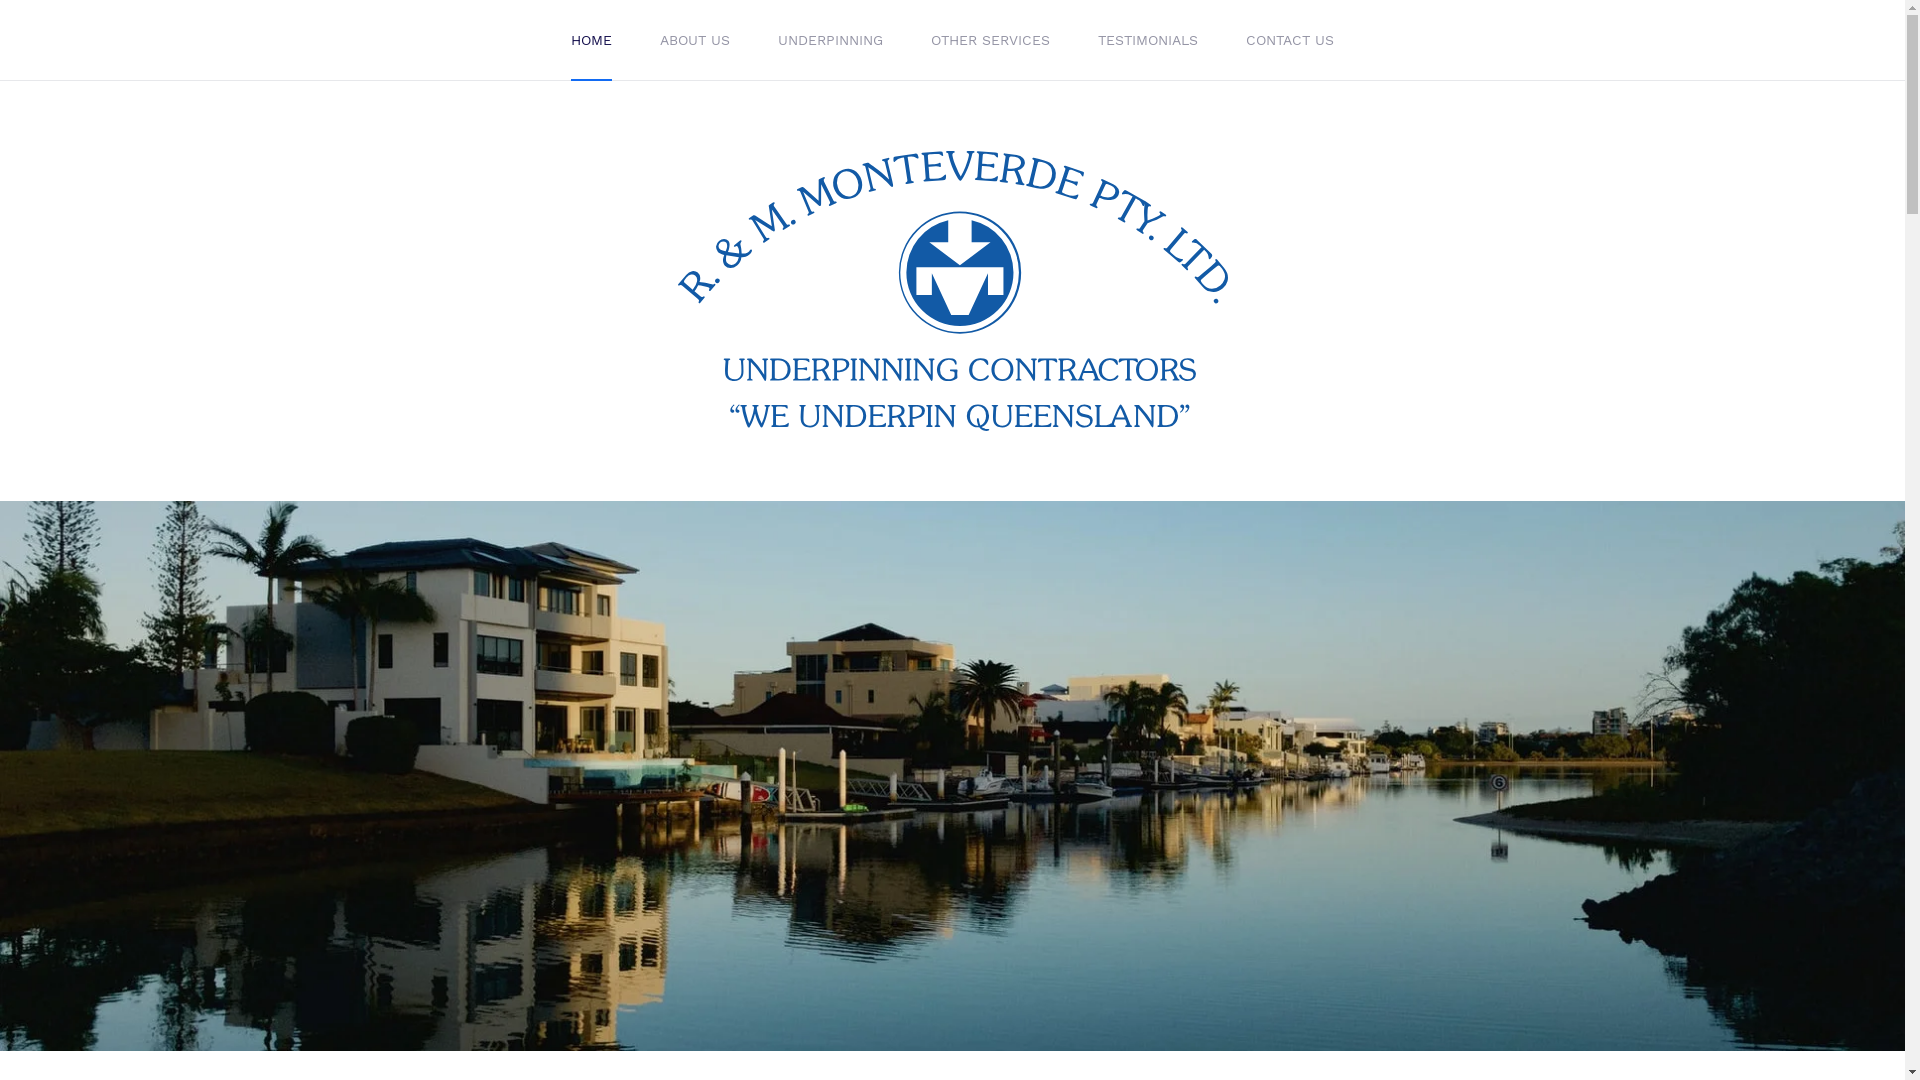  Describe the element at coordinates (752, 39) in the screenshot. I see `'UNDERPINNING'` at that location.